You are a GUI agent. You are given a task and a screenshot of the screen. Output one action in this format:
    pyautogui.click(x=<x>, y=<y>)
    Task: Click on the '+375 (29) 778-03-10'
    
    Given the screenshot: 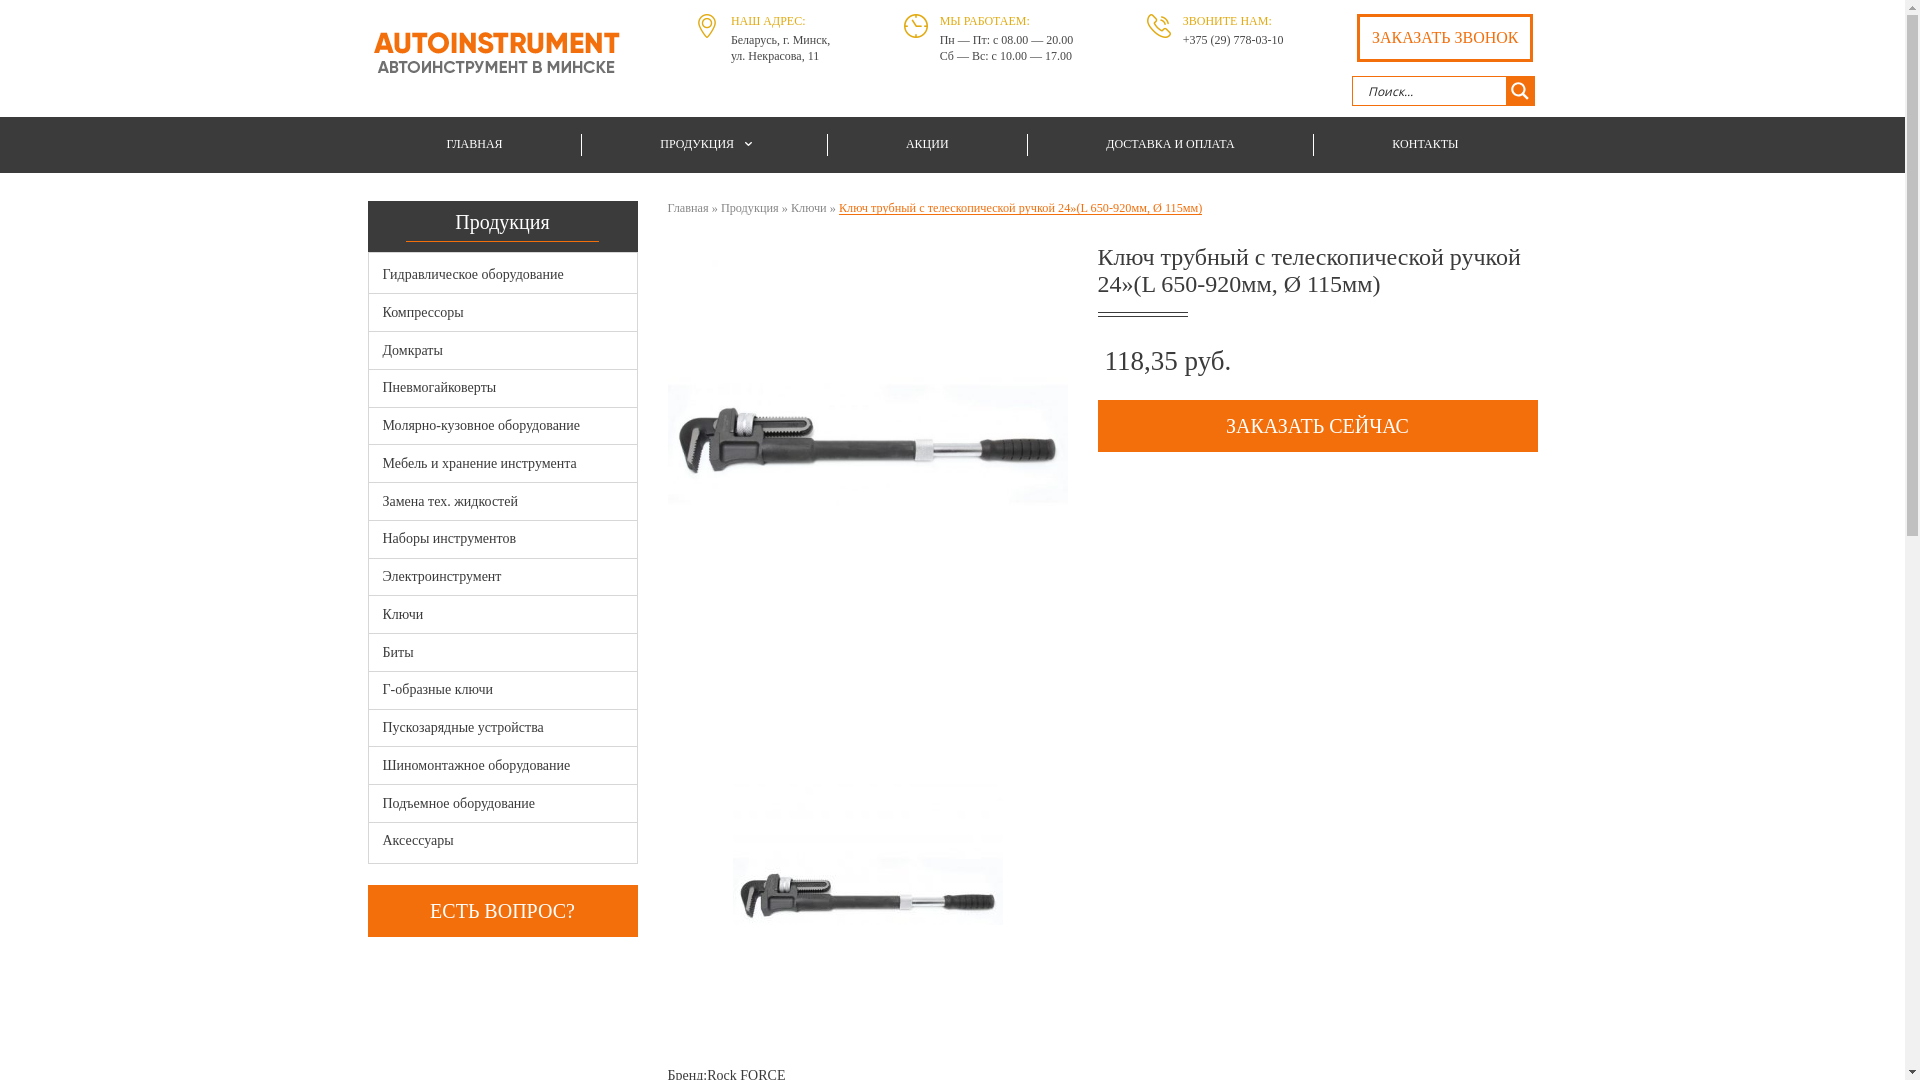 What is the action you would take?
    pyautogui.click(x=1232, y=39)
    